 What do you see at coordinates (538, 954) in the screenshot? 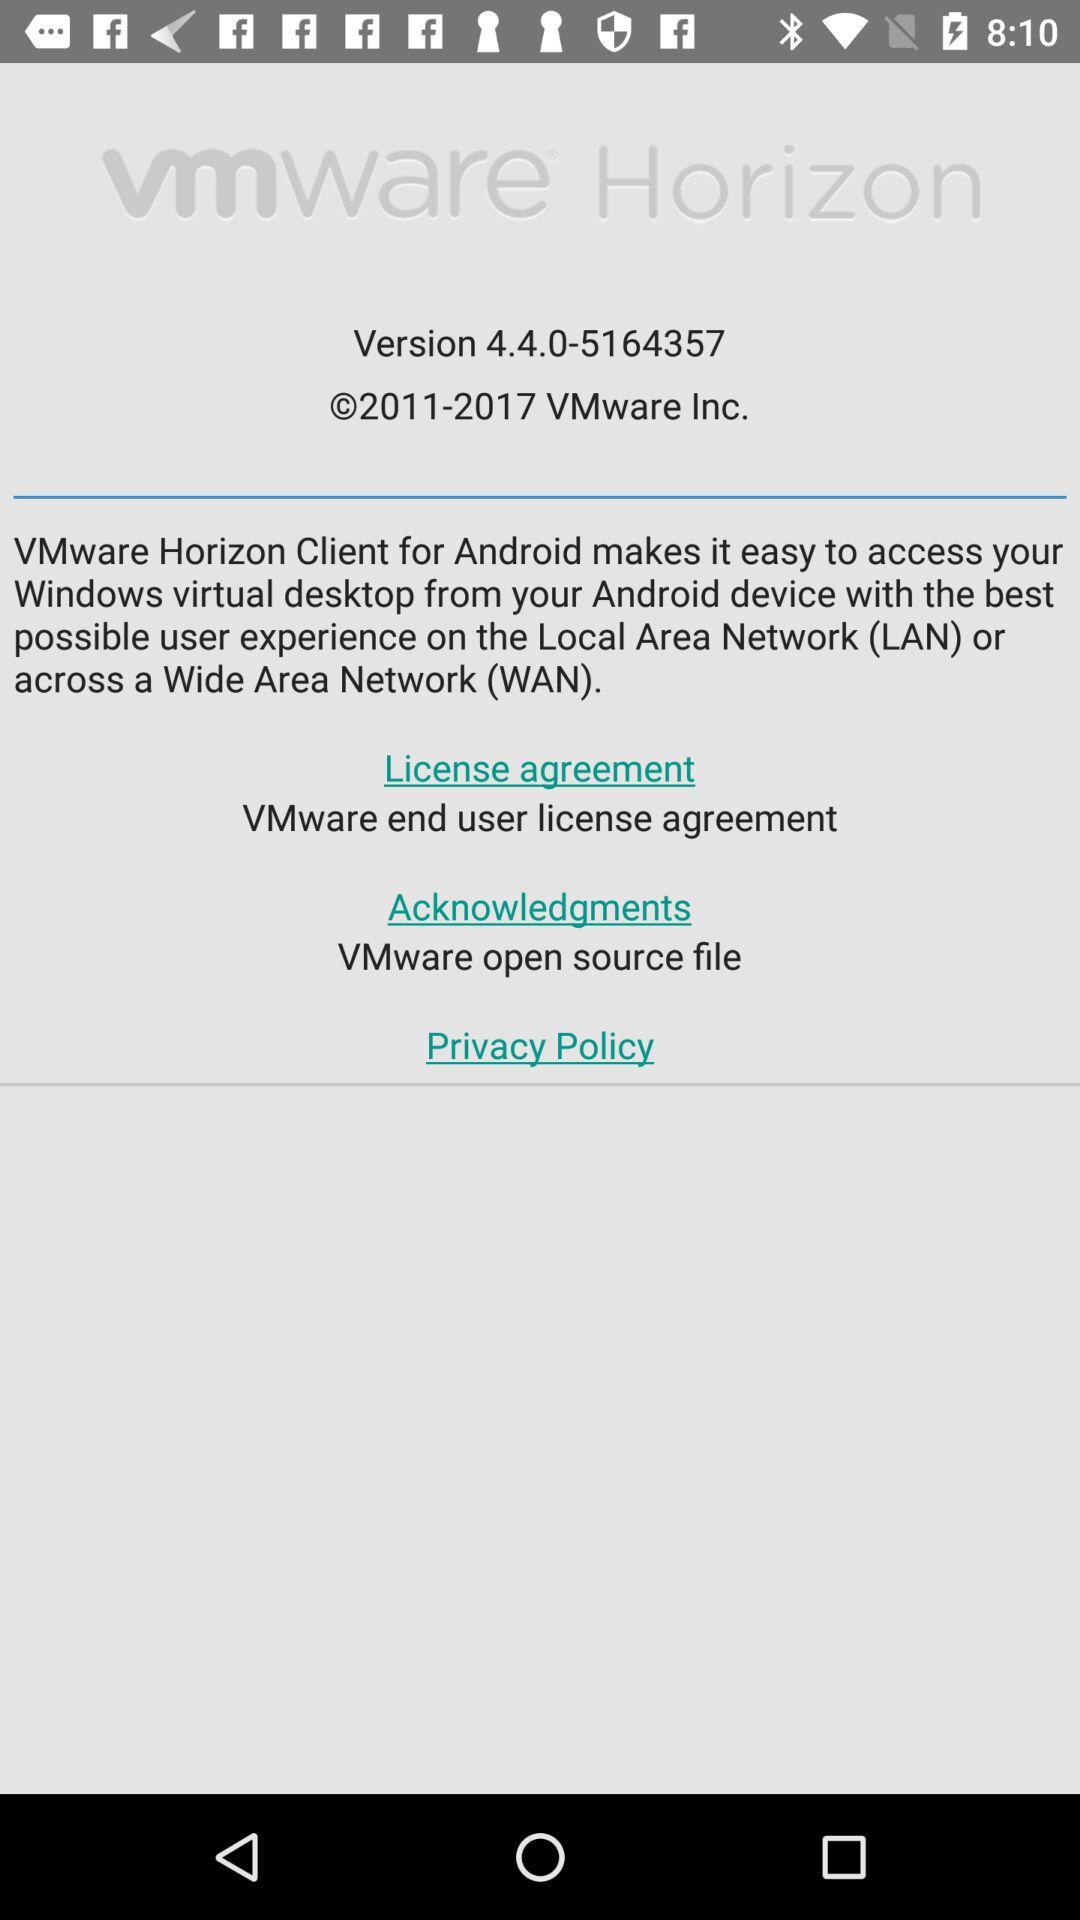
I see `the vmware open source app` at bounding box center [538, 954].